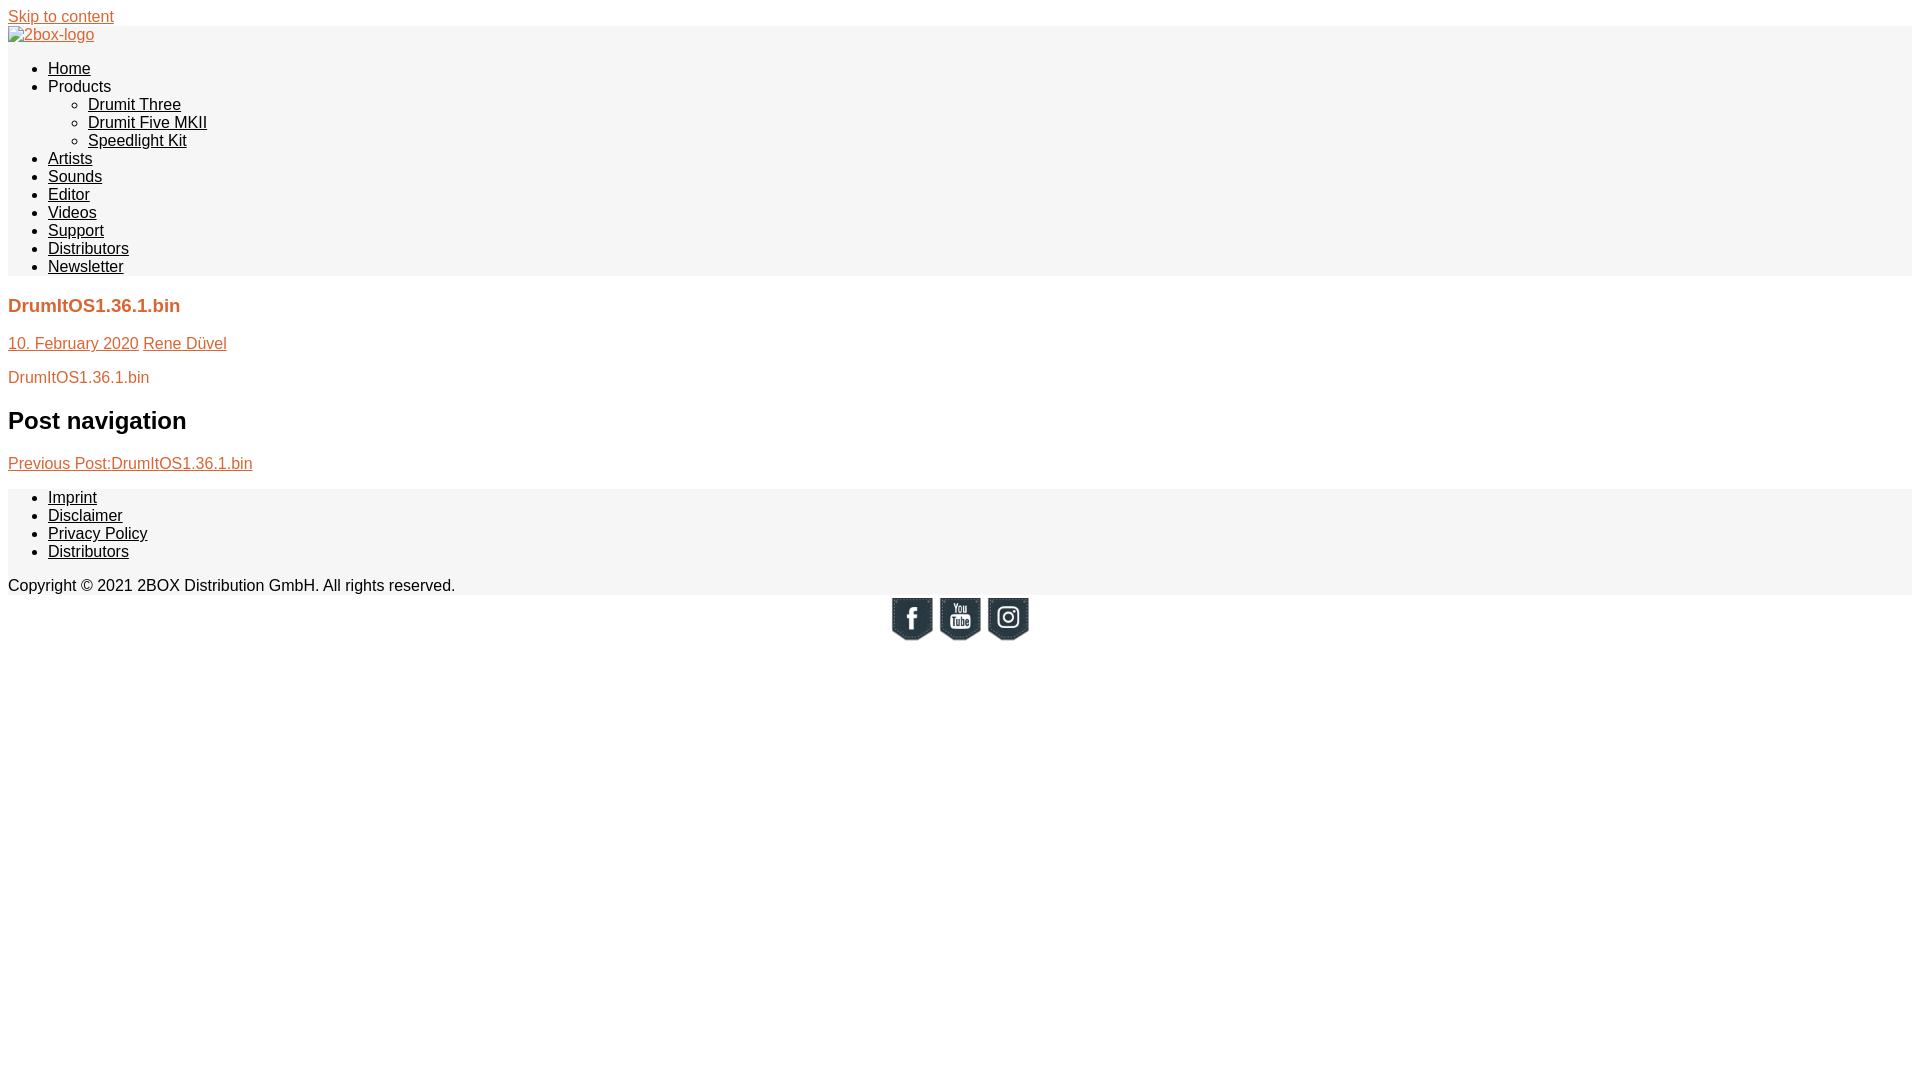  Describe the element at coordinates (84, 514) in the screenshot. I see `'Disclaimer'` at that location.